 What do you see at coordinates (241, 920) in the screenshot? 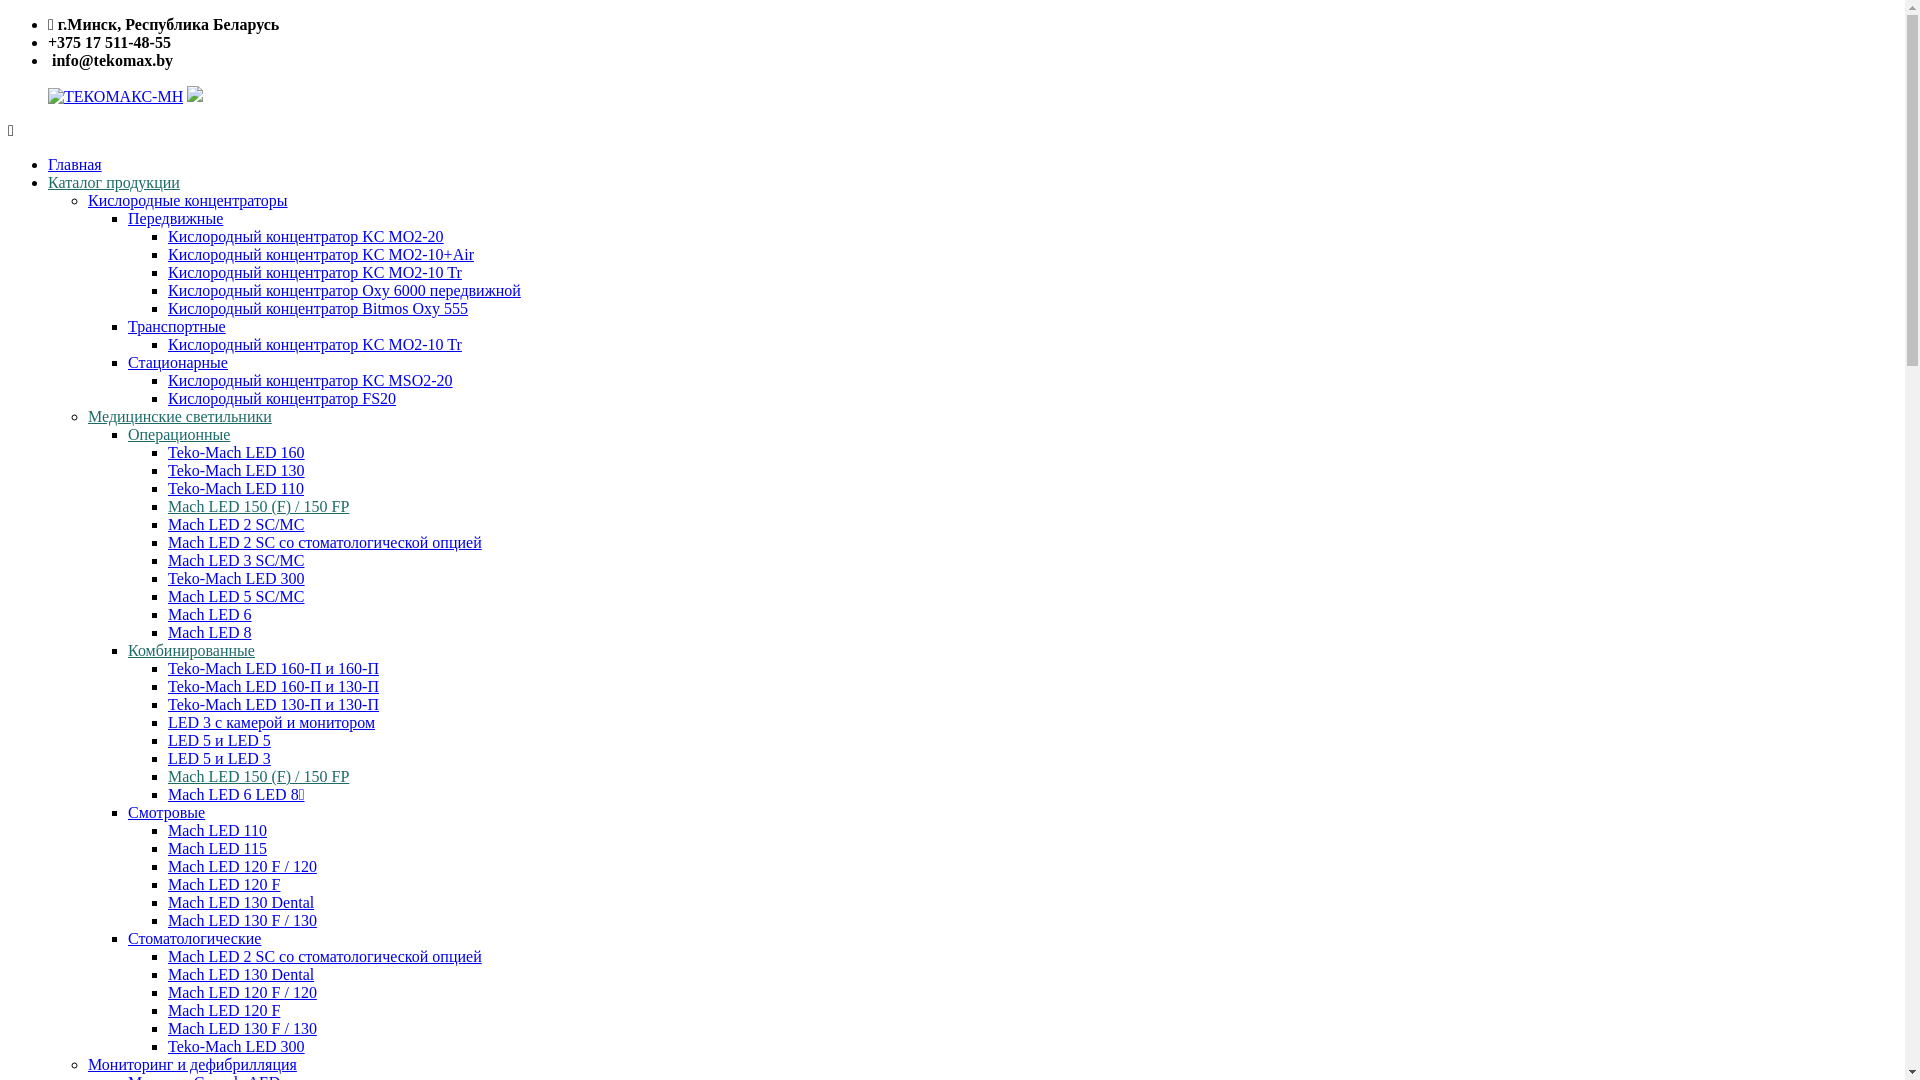
I see `'Mach LED 130 F / 130'` at bounding box center [241, 920].